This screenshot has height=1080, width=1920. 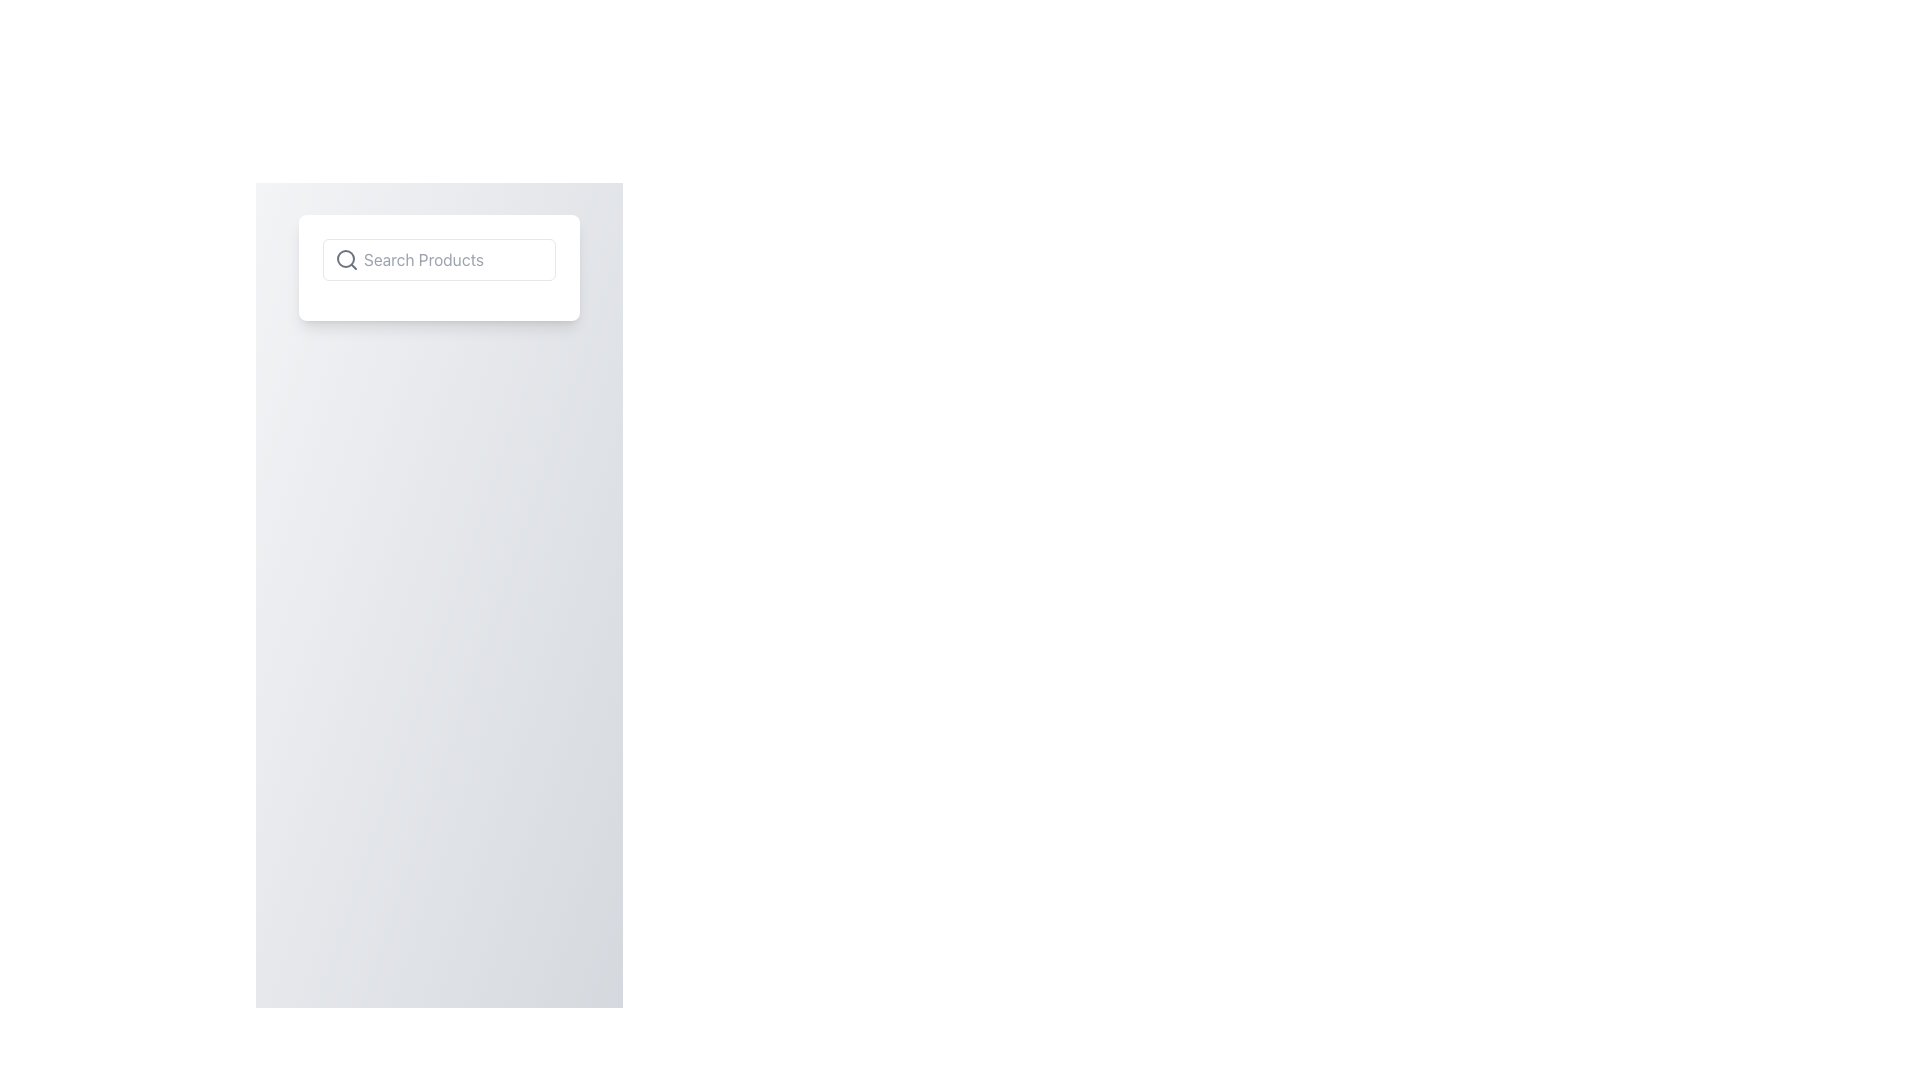 I want to click on the input field by clicking on the magnifying glass icon, which is styled with a circular border and located to the left of the 'Search Products' placeholder, so click(x=346, y=258).